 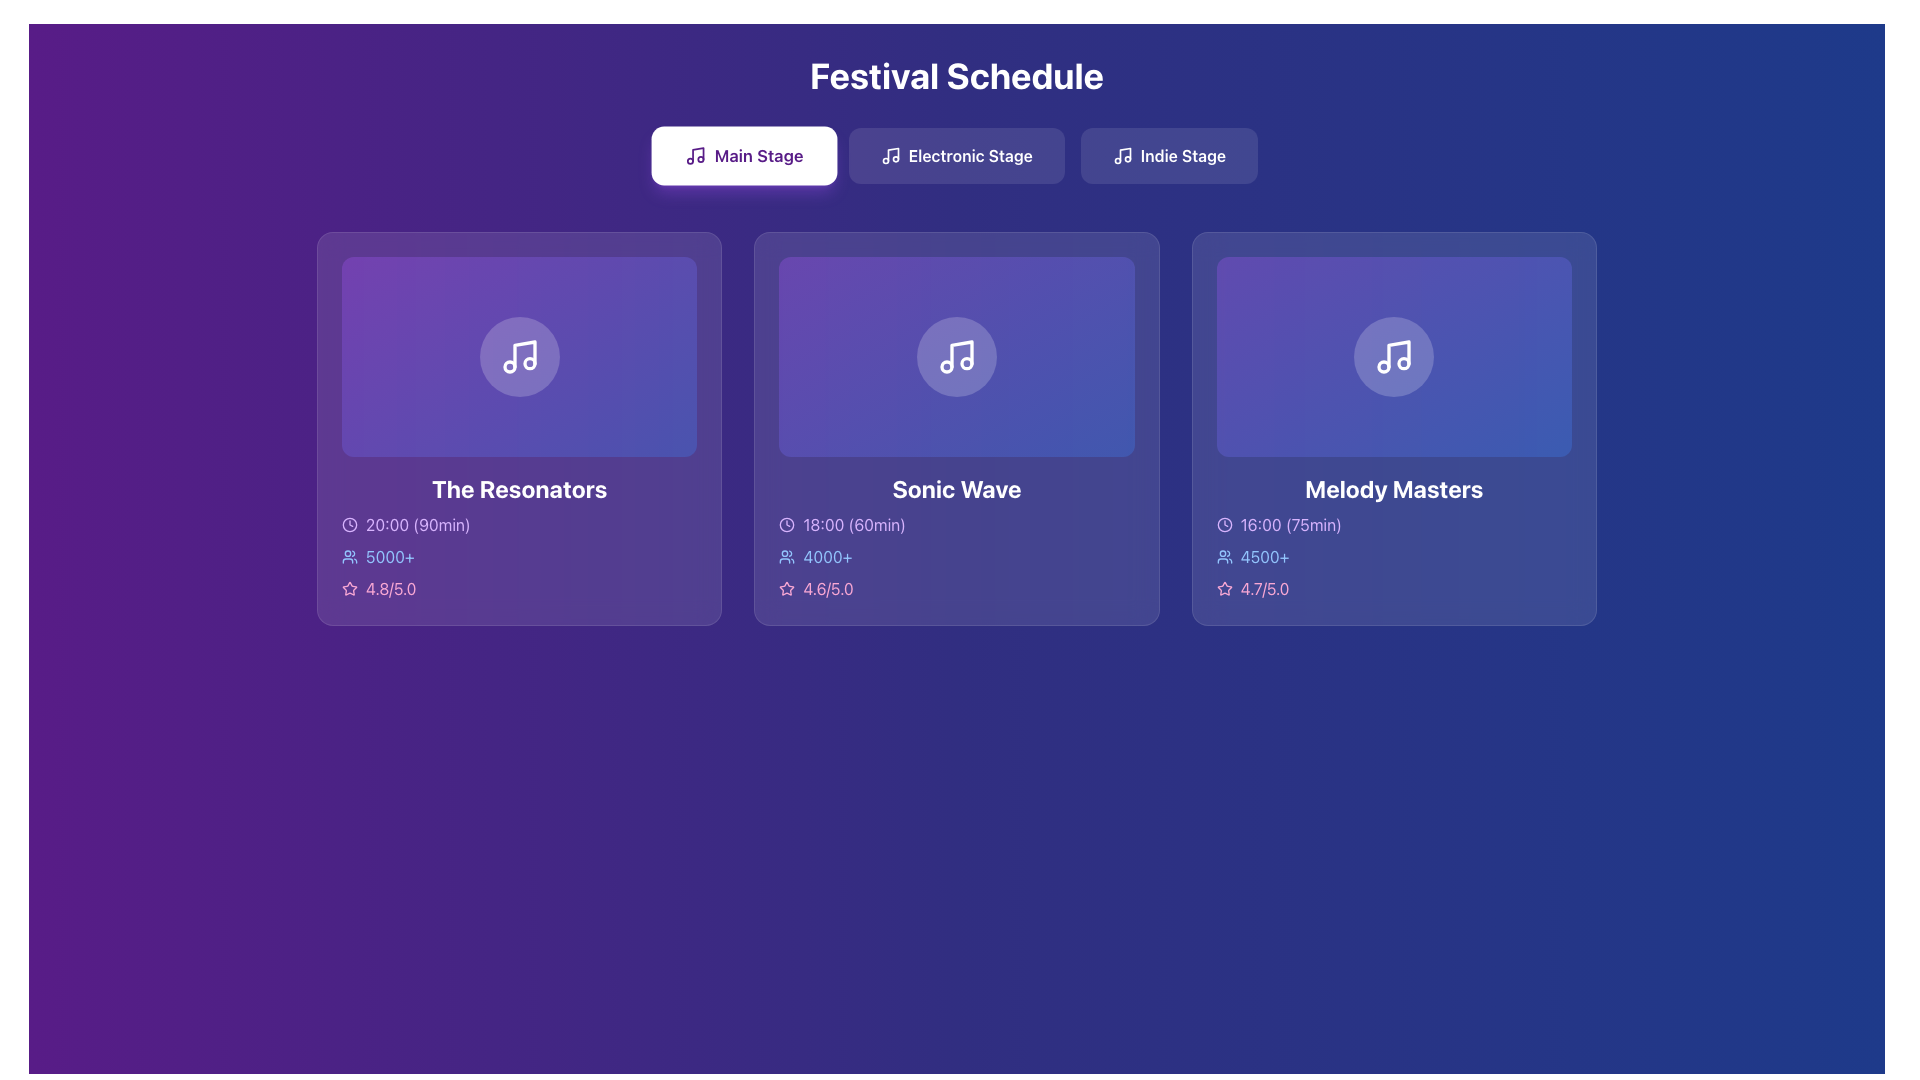 I want to click on the title text label of the event in the second card of a three-card layout to read the text, so click(x=955, y=488).